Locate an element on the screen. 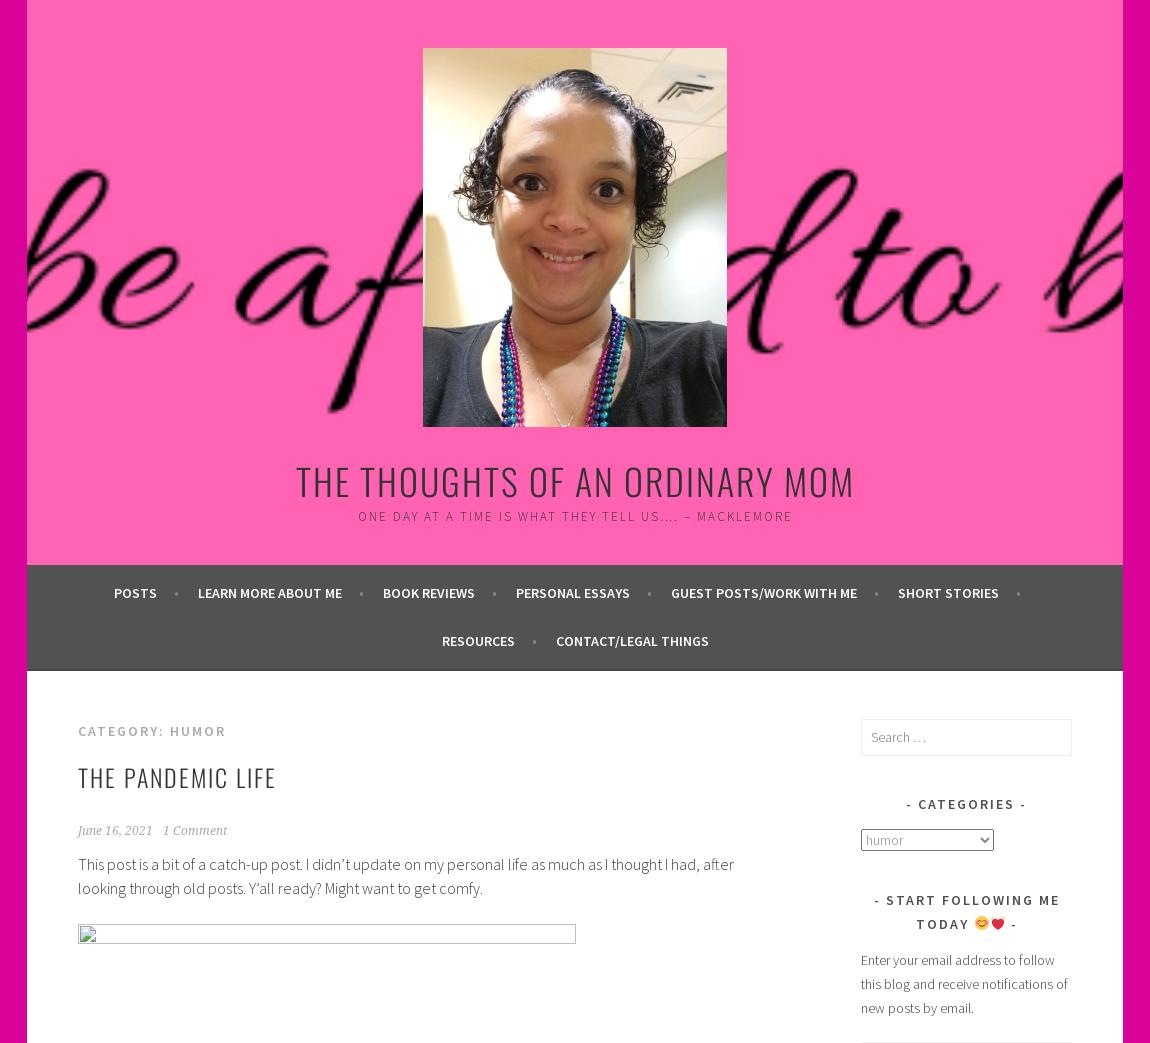 This screenshot has height=1043, width=1150. 'June 16, 2021' is located at coordinates (113, 830).